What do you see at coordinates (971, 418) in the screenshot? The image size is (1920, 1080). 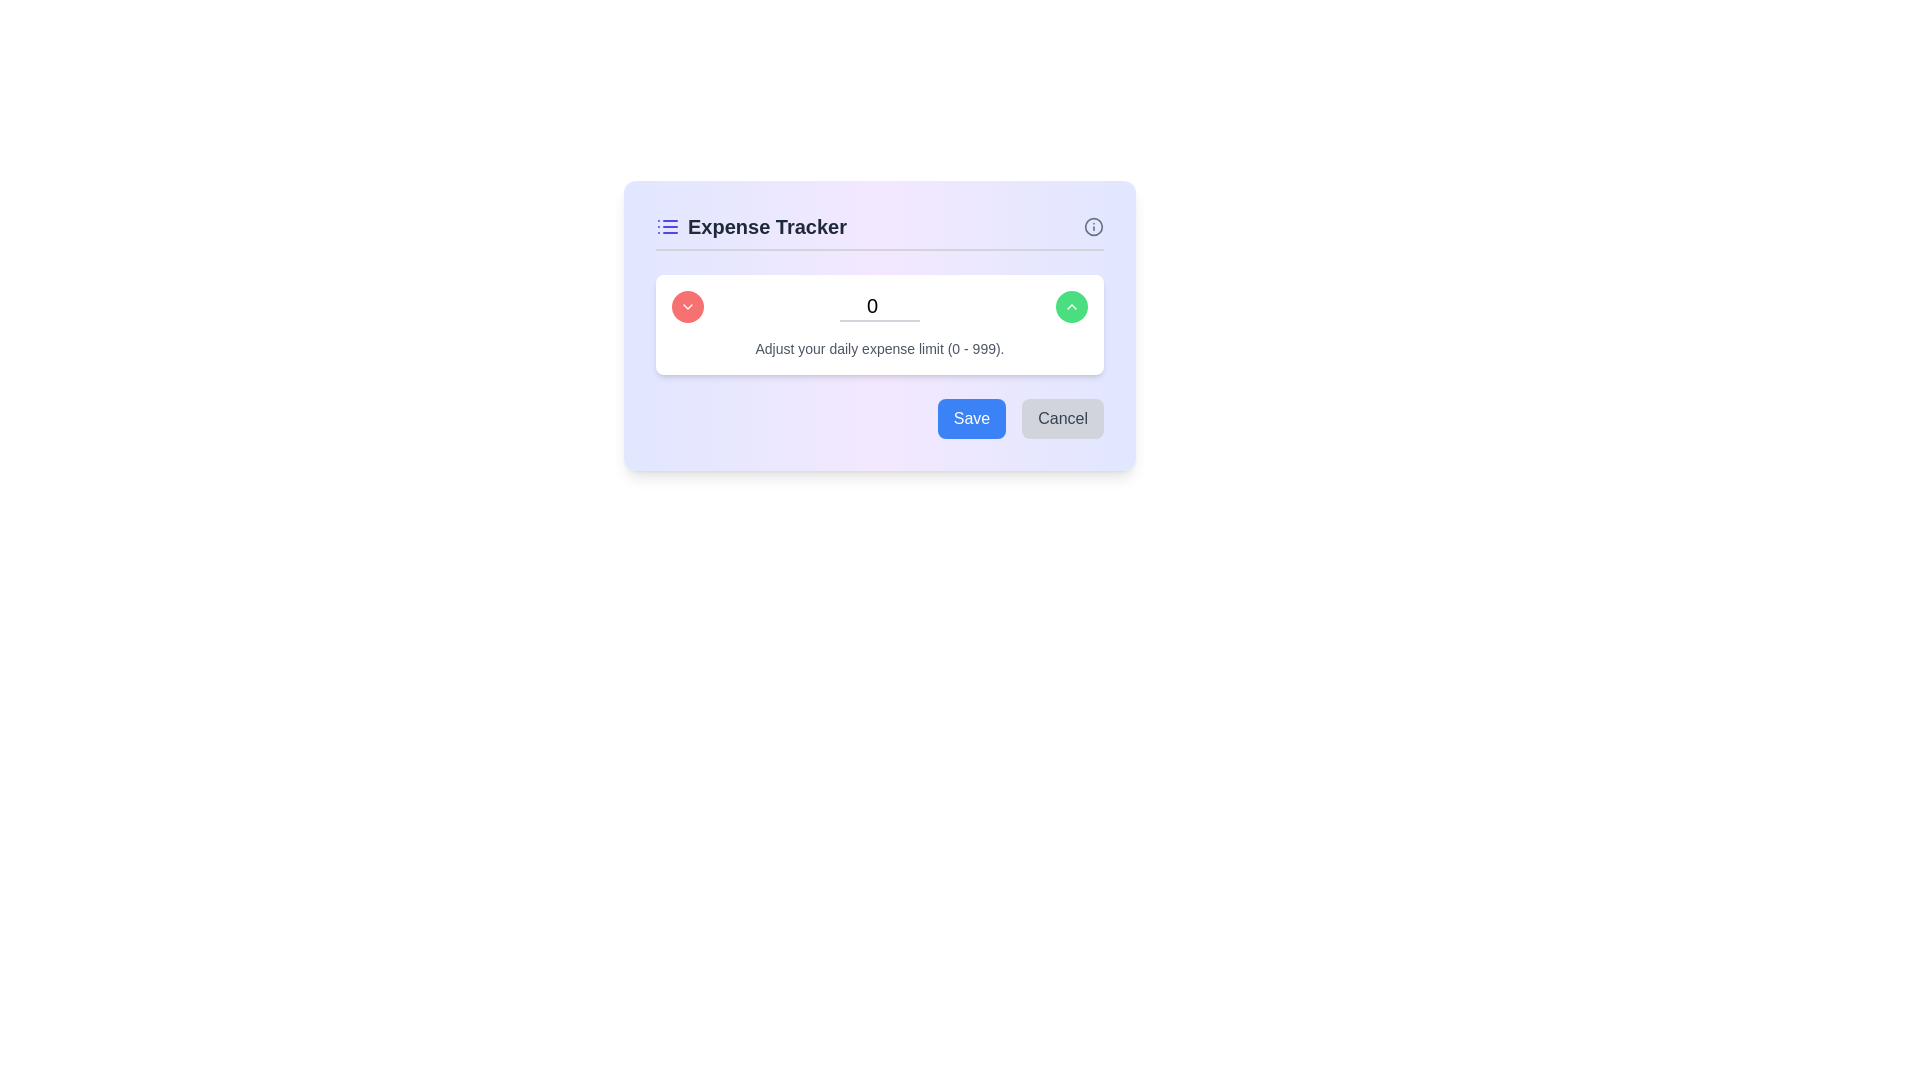 I see `the 'Save' button, which is a rectangular button with a blue background and white text located in the bottom-right segment of the main interface` at bounding box center [971, 418].